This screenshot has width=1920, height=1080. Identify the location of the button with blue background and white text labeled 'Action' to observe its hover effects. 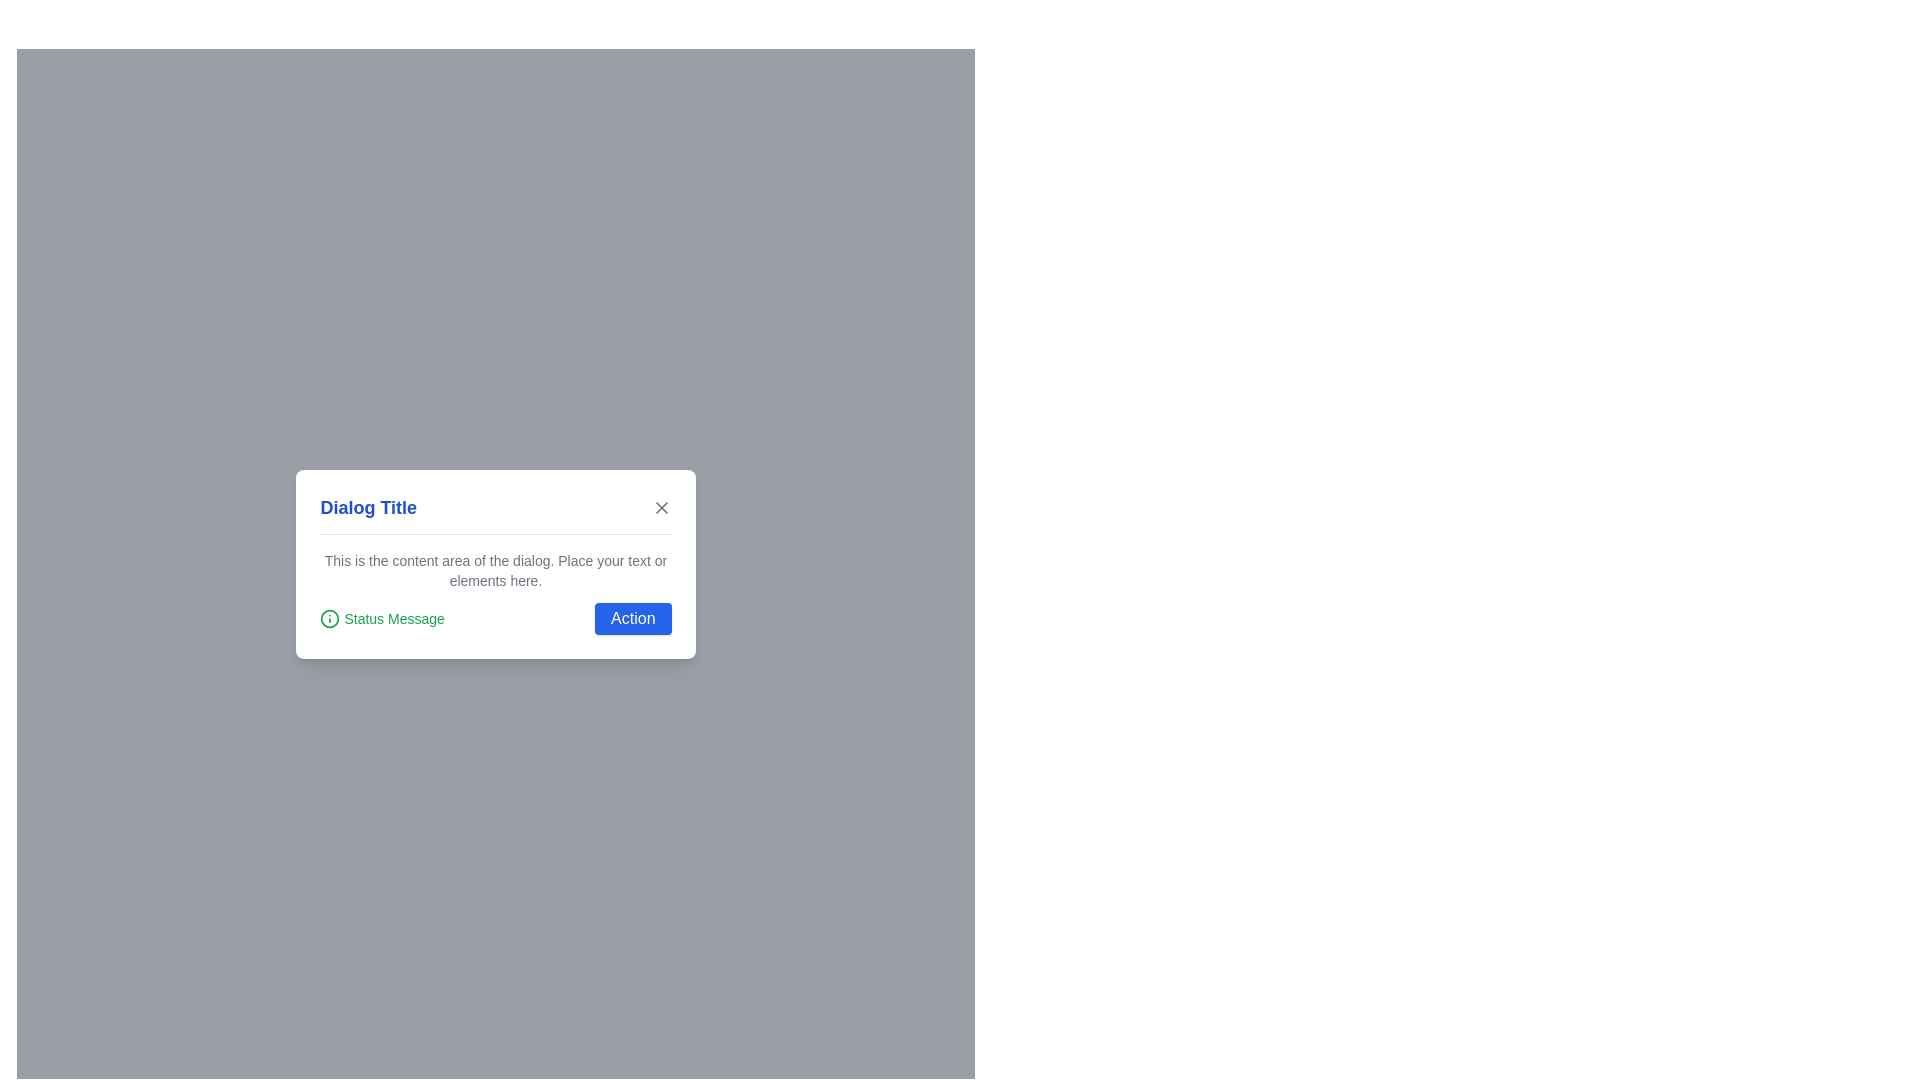
(632, 617).